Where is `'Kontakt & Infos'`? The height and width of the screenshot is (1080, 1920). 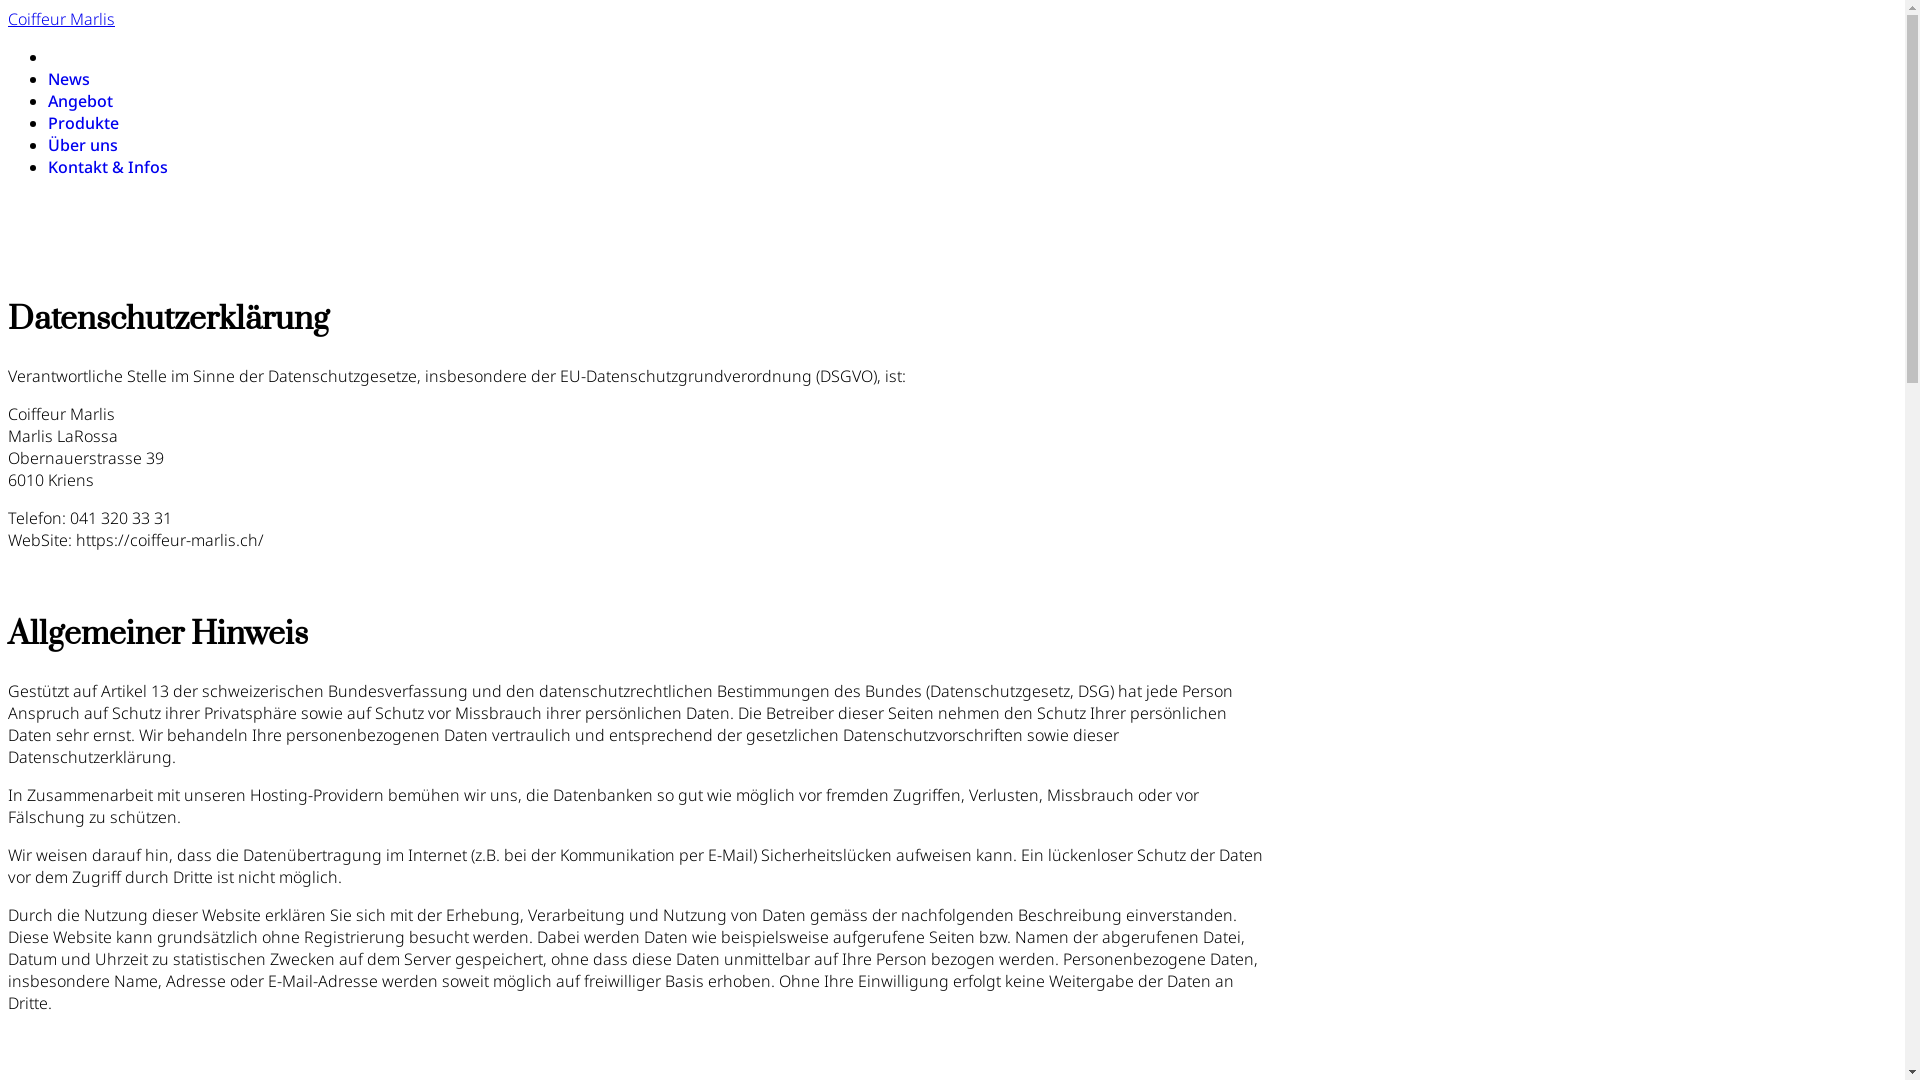 'Kontakt & Infos' is located at coordinates (106, 165).